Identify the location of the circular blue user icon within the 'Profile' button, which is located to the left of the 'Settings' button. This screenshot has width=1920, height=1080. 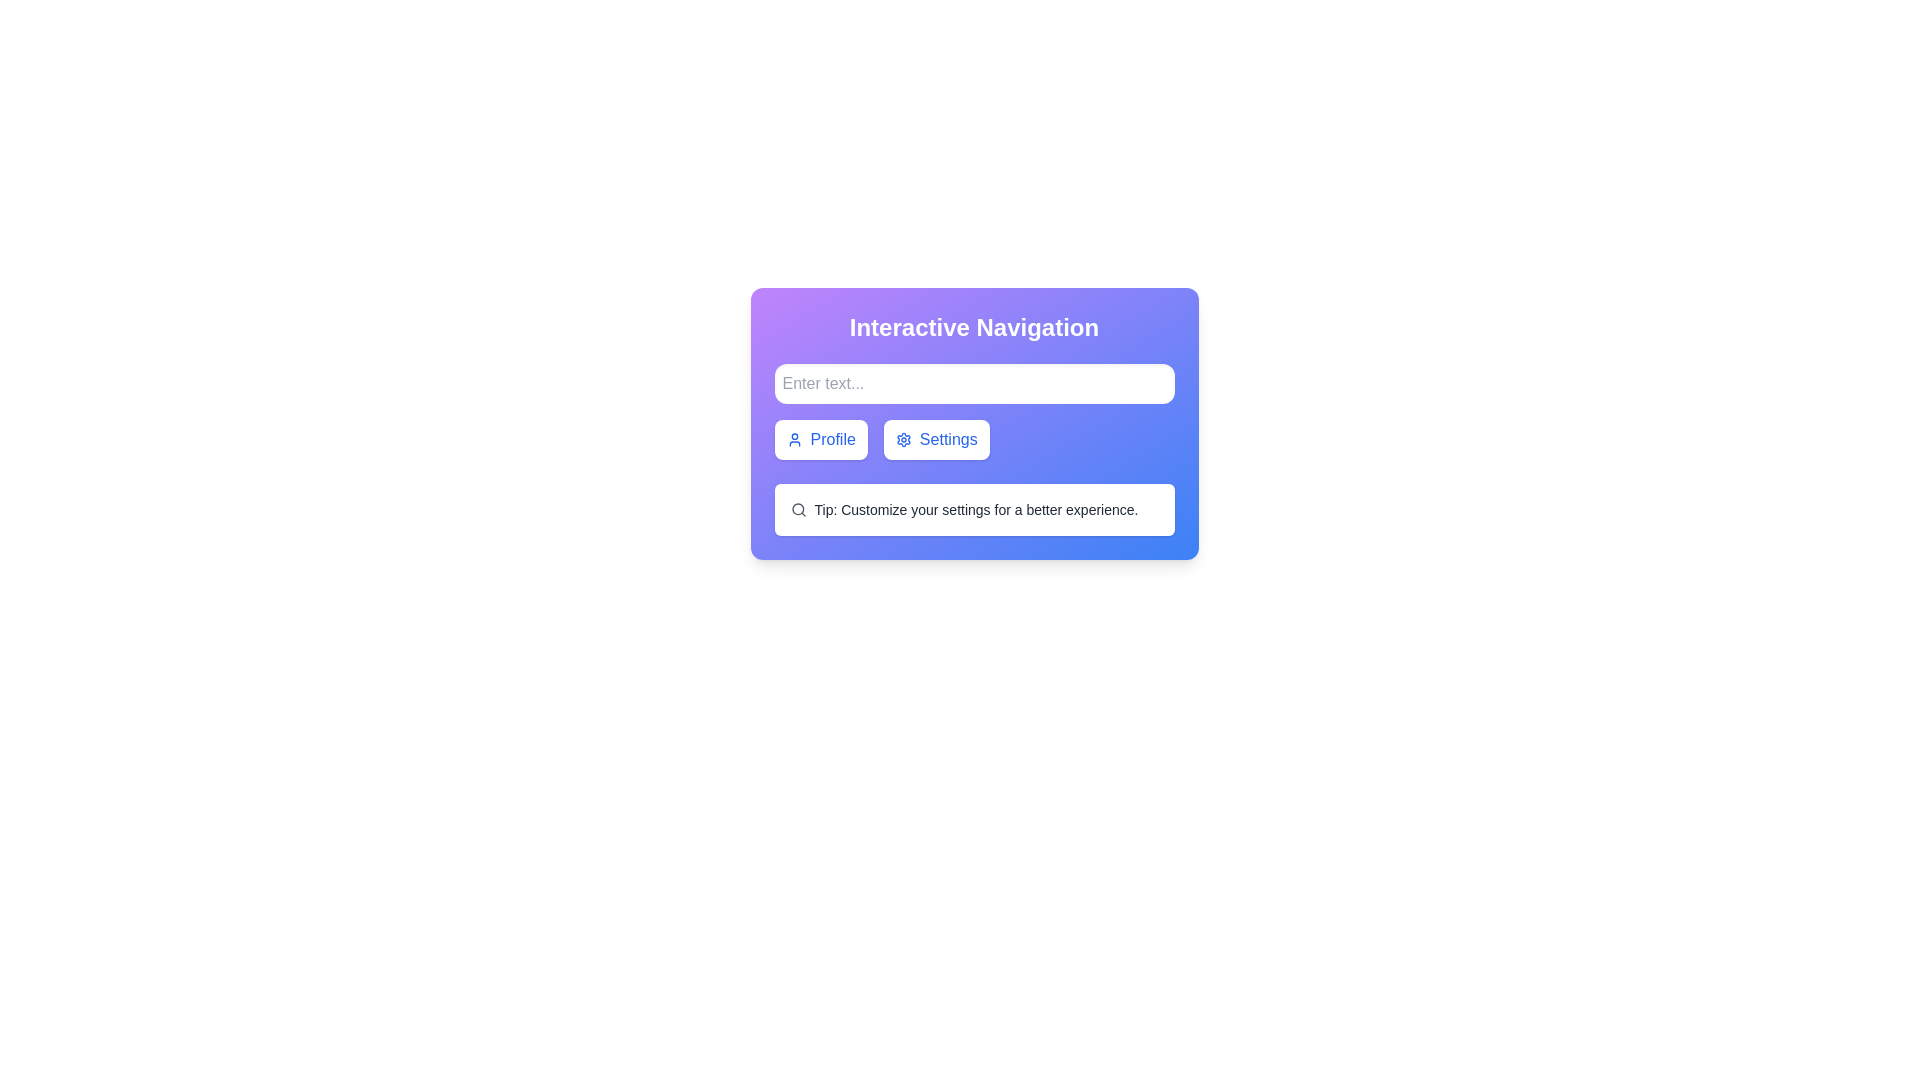
(793, 438).